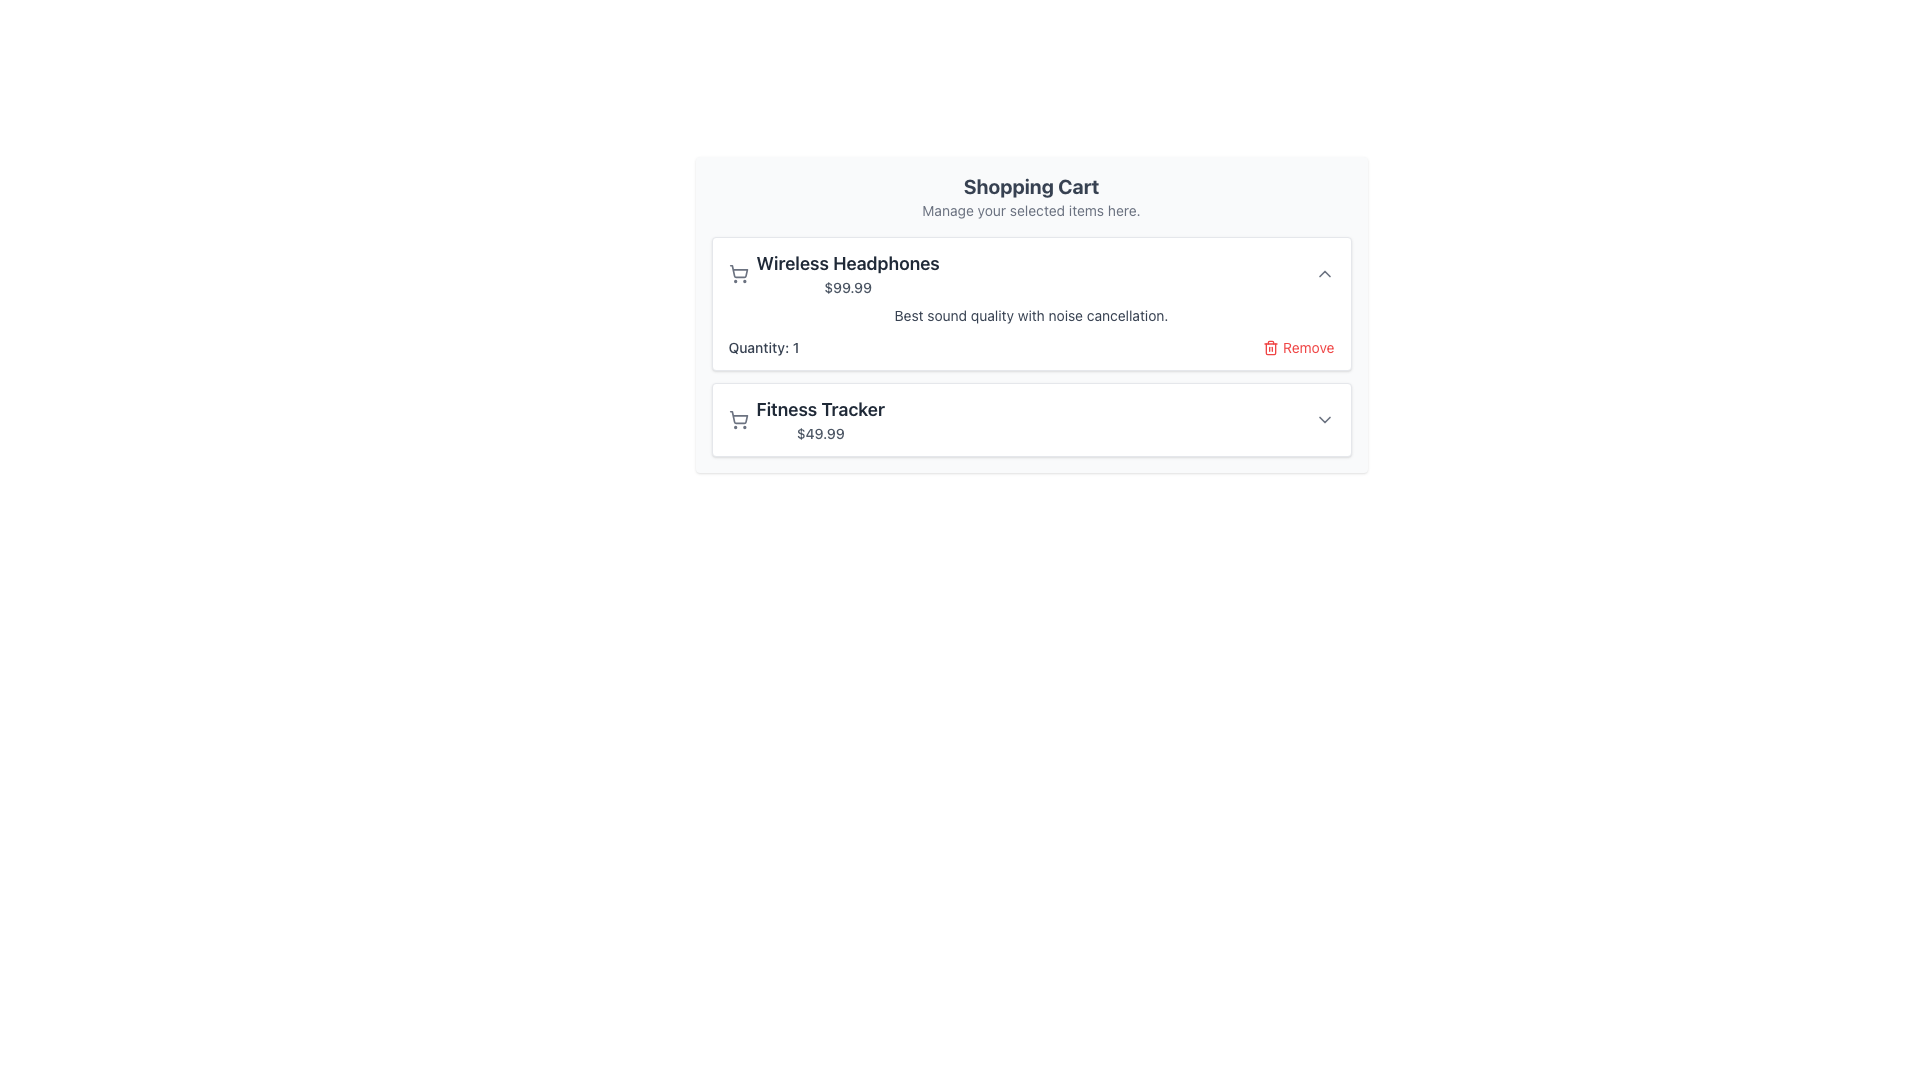 The image size is (1920, 1080). What do you see at coordinates (848, 273) in the screenshot?
I see `the text displayed in the TextBlock showing the product title 'Wireless Headphones' and its price '$99.99', located in the top segment of the shopping cart interface` at bounding box center [848, 273].